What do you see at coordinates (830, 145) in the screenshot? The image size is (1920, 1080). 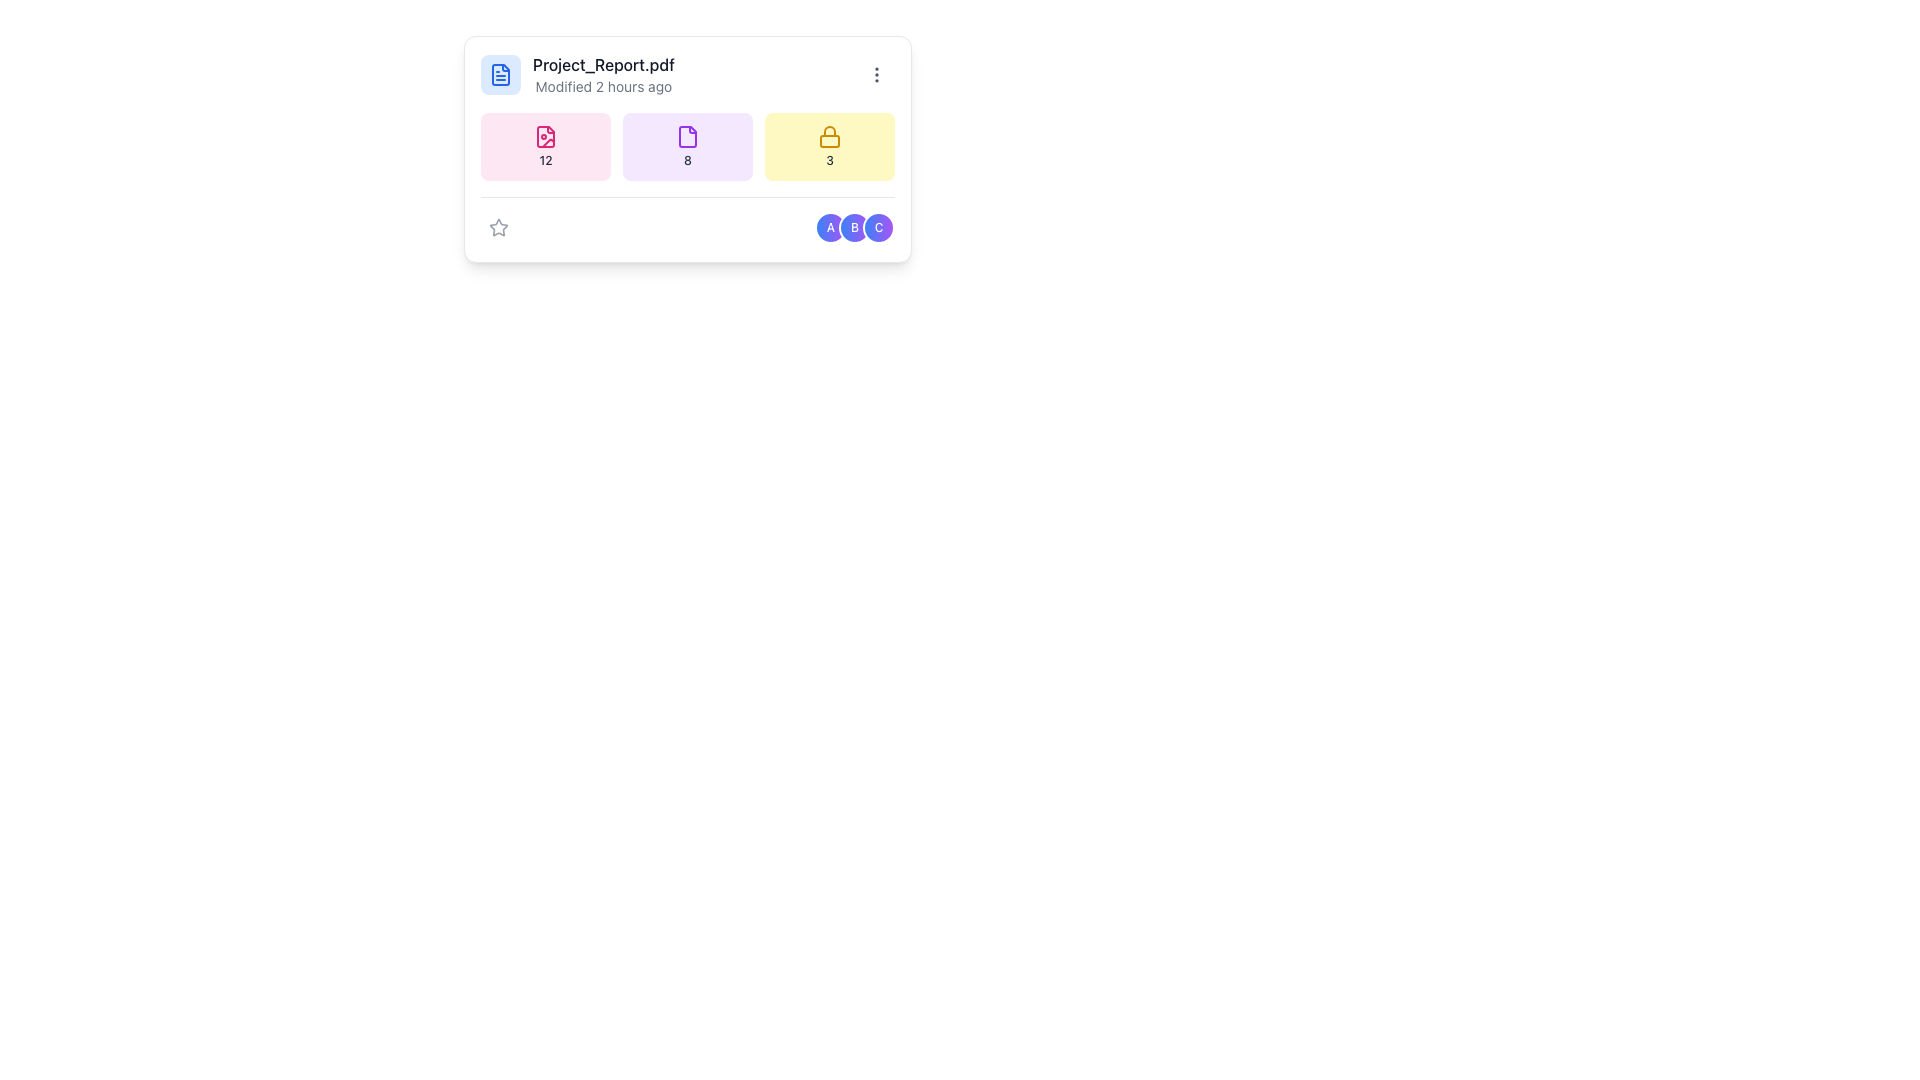 I see `the yellow button with a lock icon above the number '3'` at bounding box center [830, 145].